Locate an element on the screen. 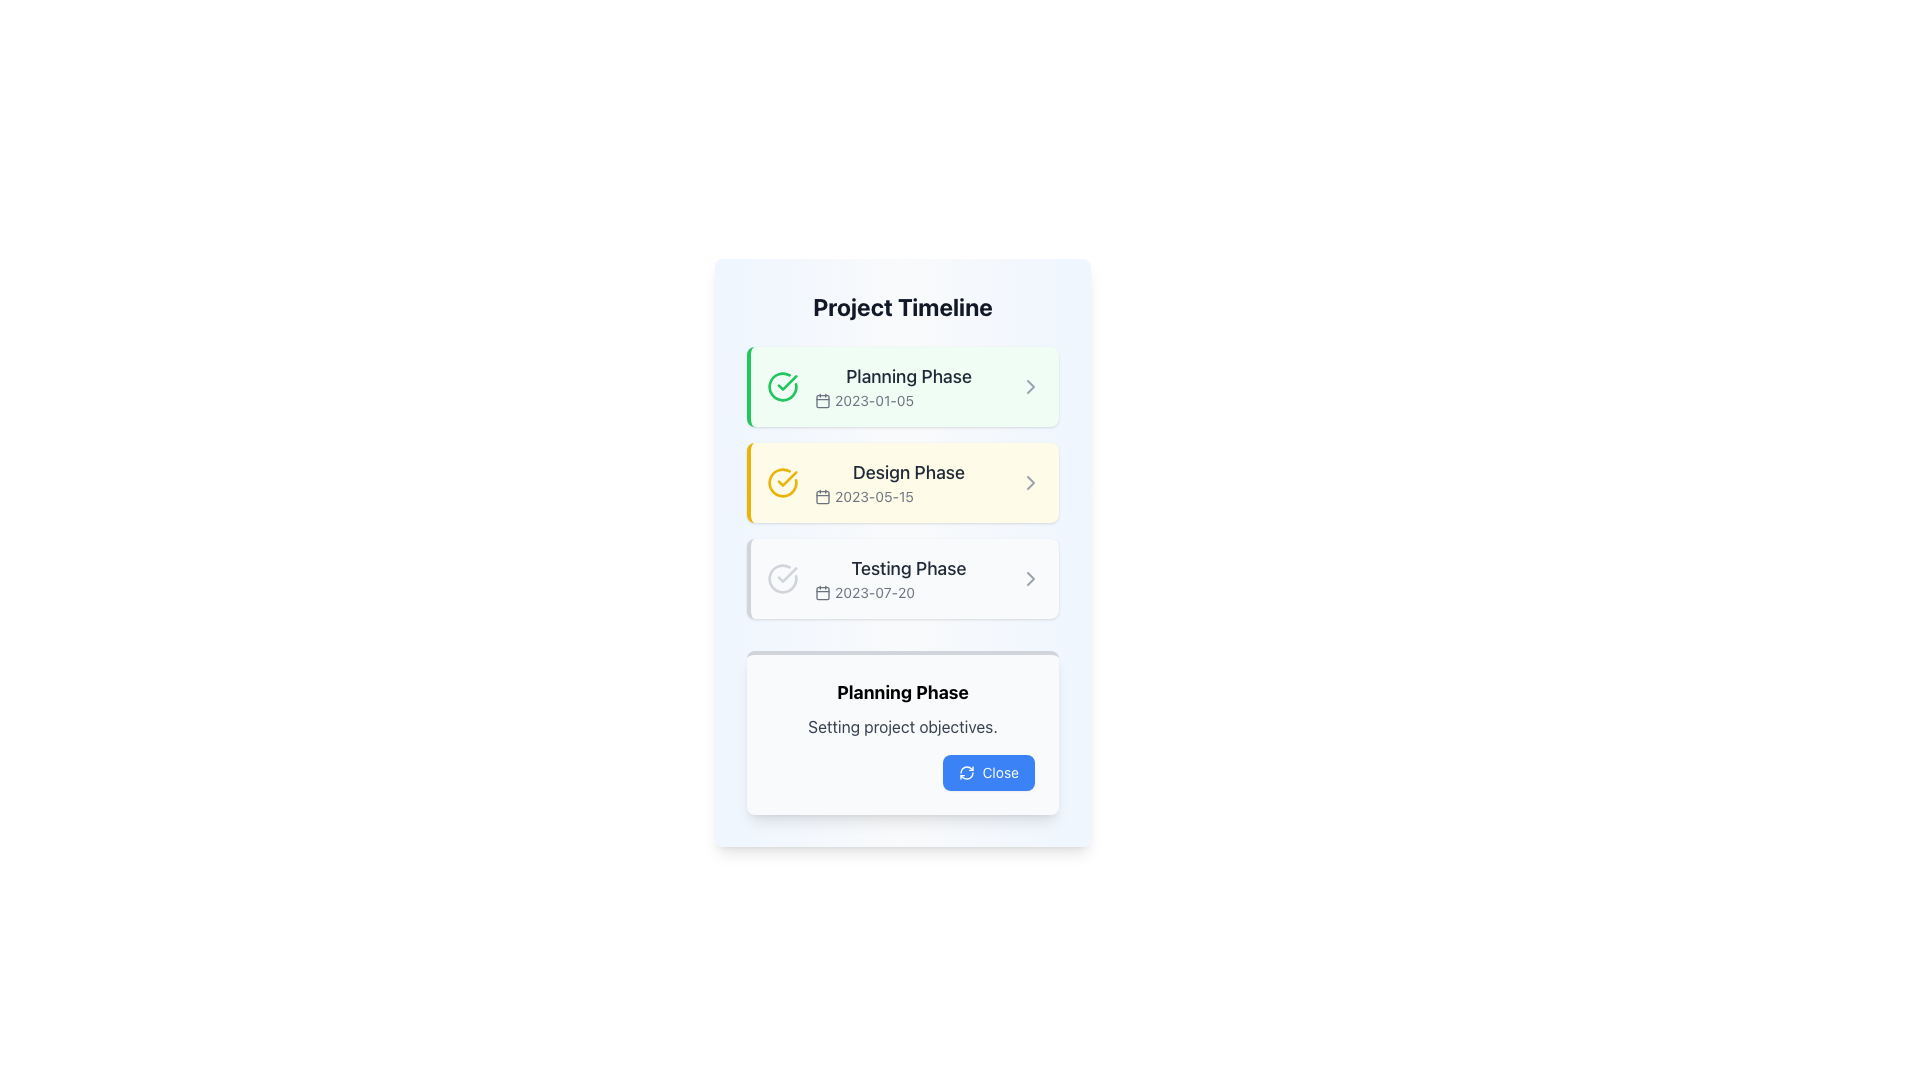 This screenshot has width=1920, height=1080. the blue 'Close' button with rounded corners located at the bottom-right corner of the card displaying 'Planning Phase' and 'Setting project objectives' is located at coordinates (988, 771).